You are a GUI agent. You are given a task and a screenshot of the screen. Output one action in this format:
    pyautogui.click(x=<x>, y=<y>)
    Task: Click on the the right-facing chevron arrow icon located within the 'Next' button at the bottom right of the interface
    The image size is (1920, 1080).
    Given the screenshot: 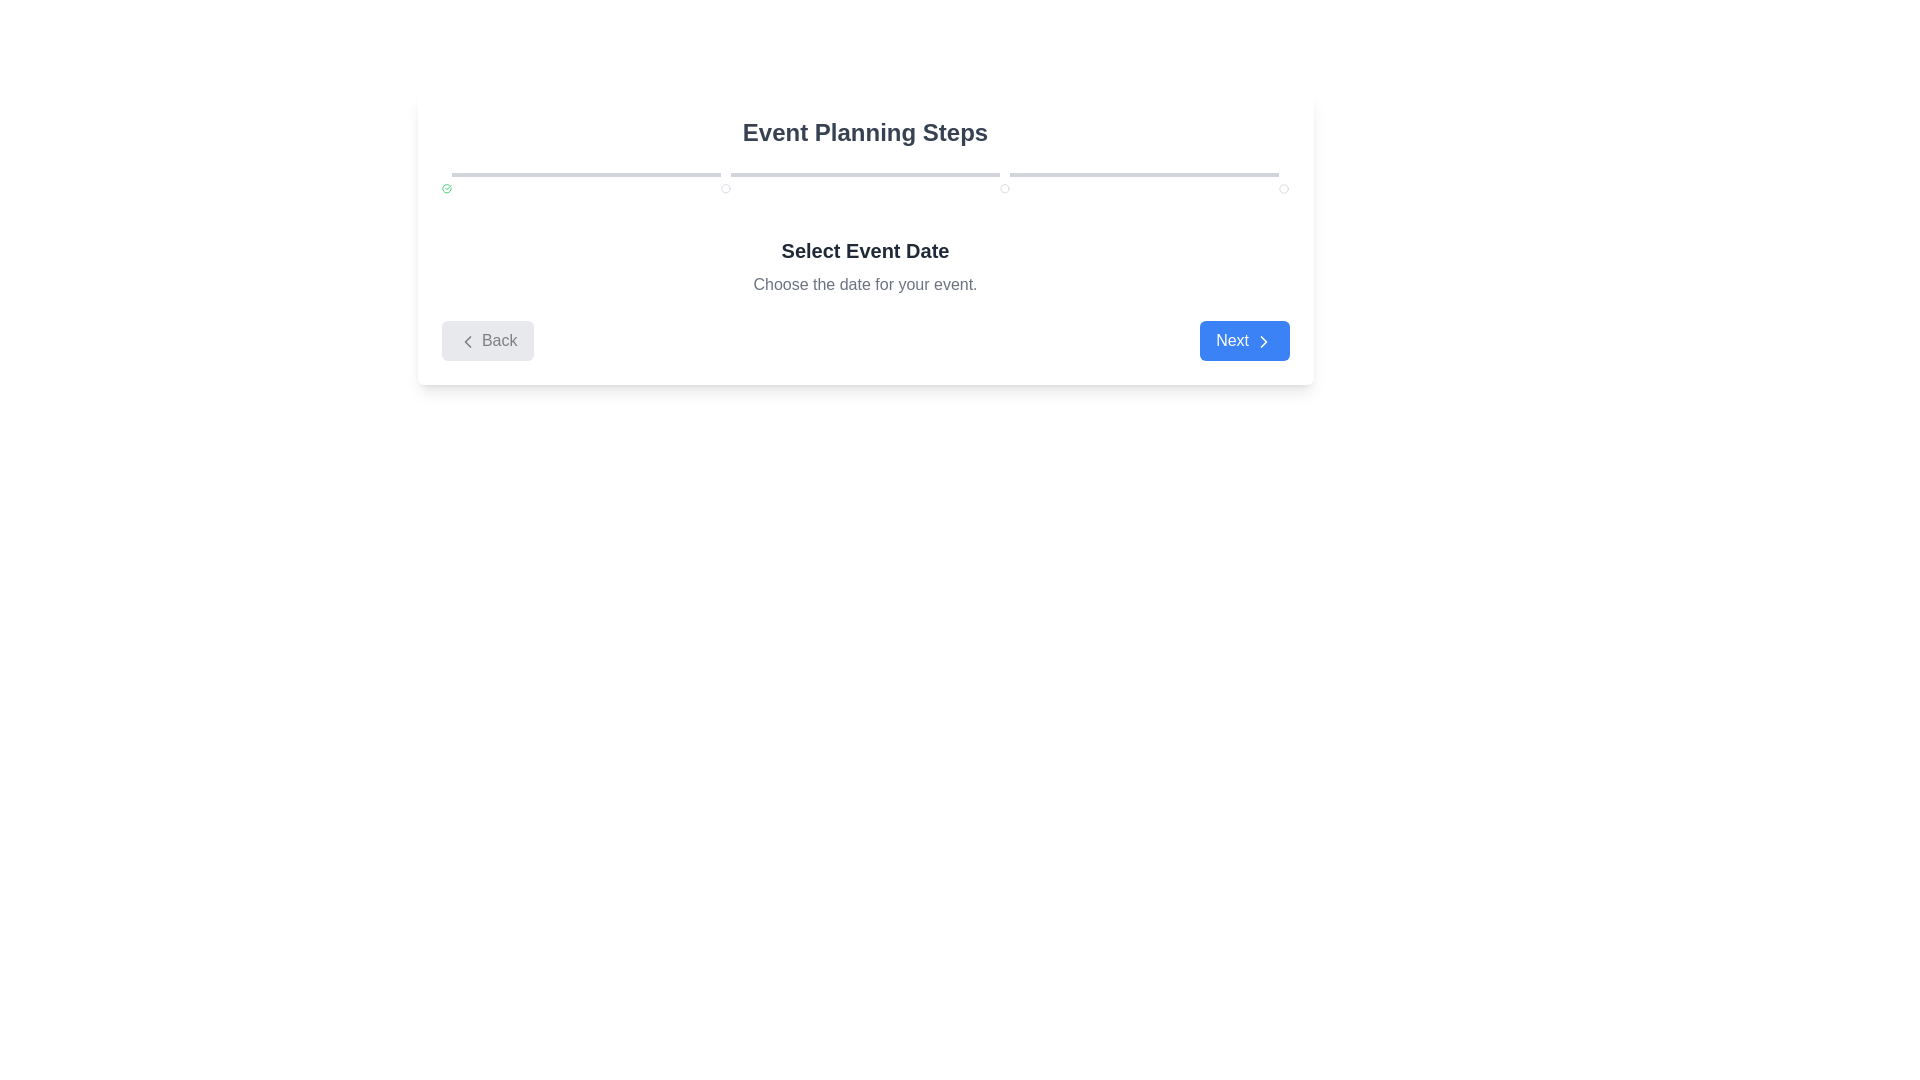 What is the action you would take?
    pyautogui.click(x=1262, y=340)
    